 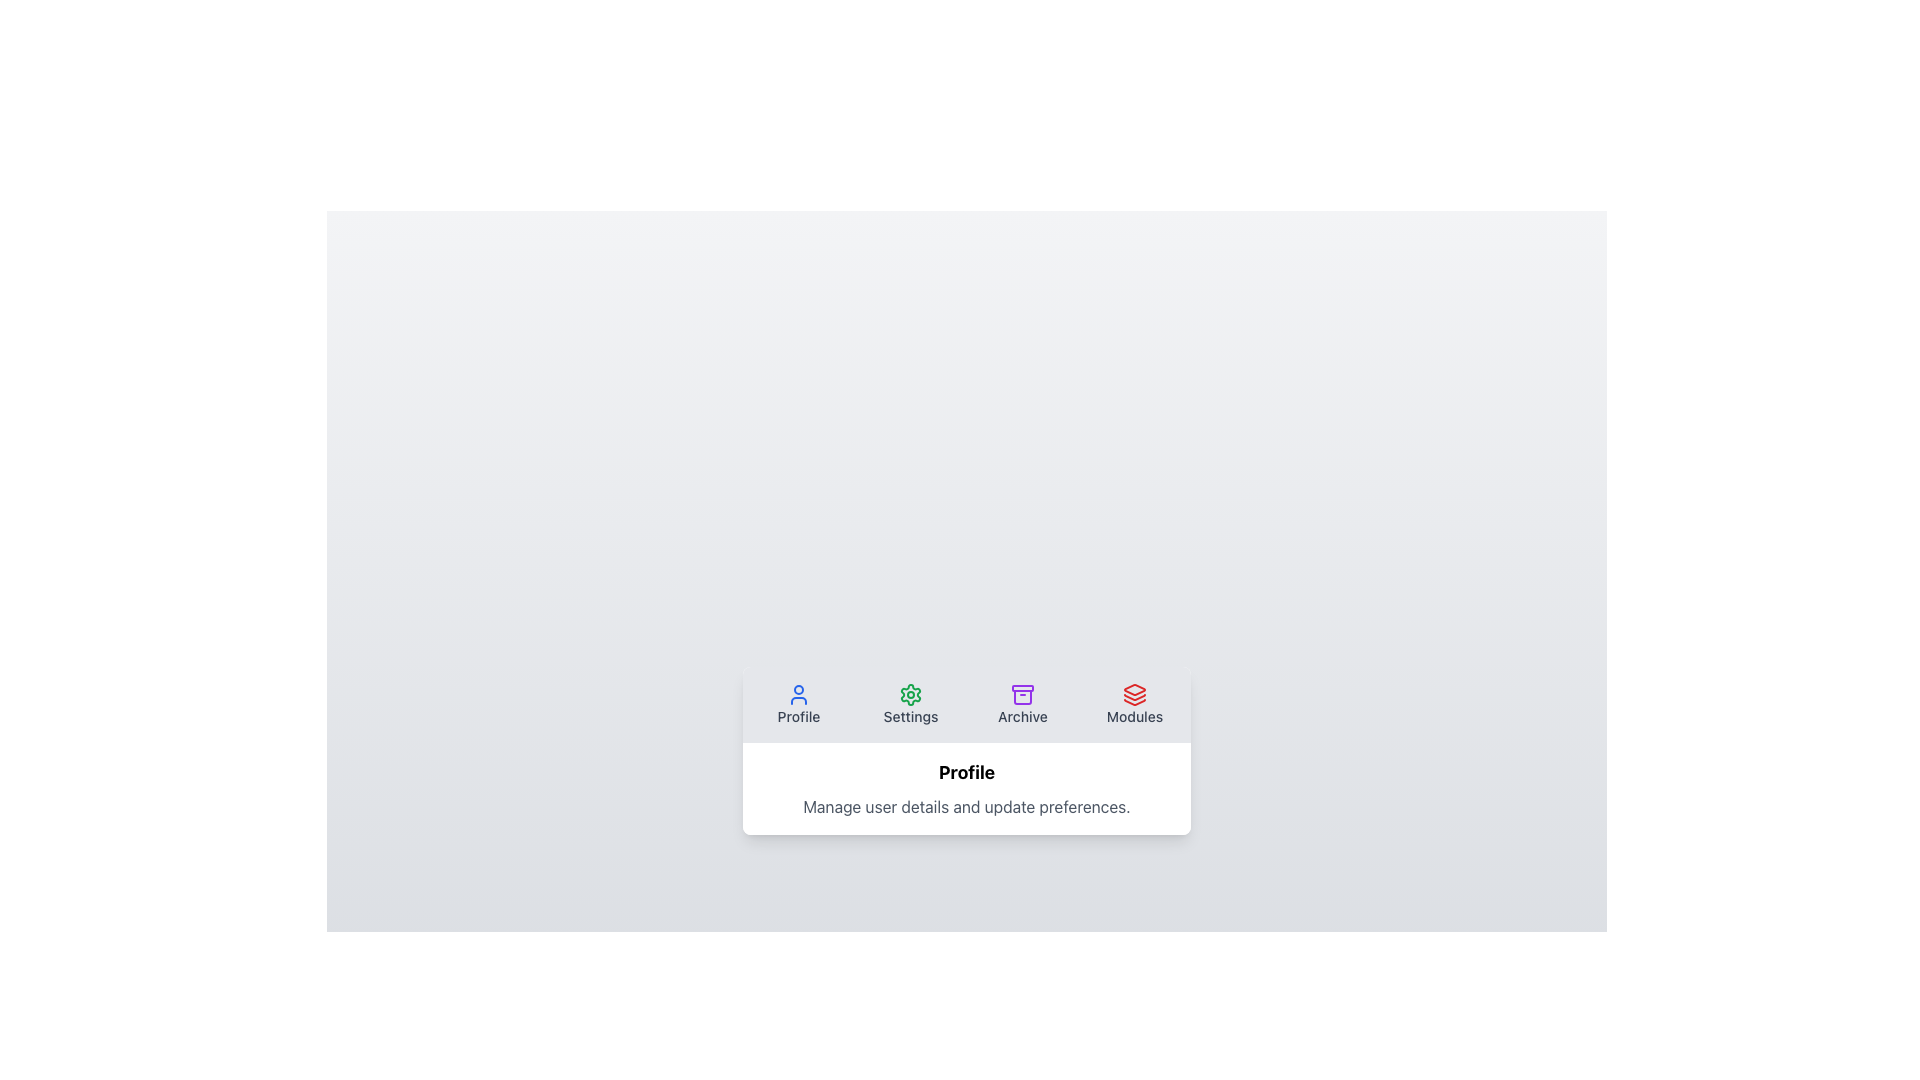 What do you see at coordinates (797, 704) in the screenshot?
I see `the 'Profile' Navigation Button, which features a blue icon of a person and a gray text label below it, located at the far-left position among other navigation elements` at bounding box center [797, 704].